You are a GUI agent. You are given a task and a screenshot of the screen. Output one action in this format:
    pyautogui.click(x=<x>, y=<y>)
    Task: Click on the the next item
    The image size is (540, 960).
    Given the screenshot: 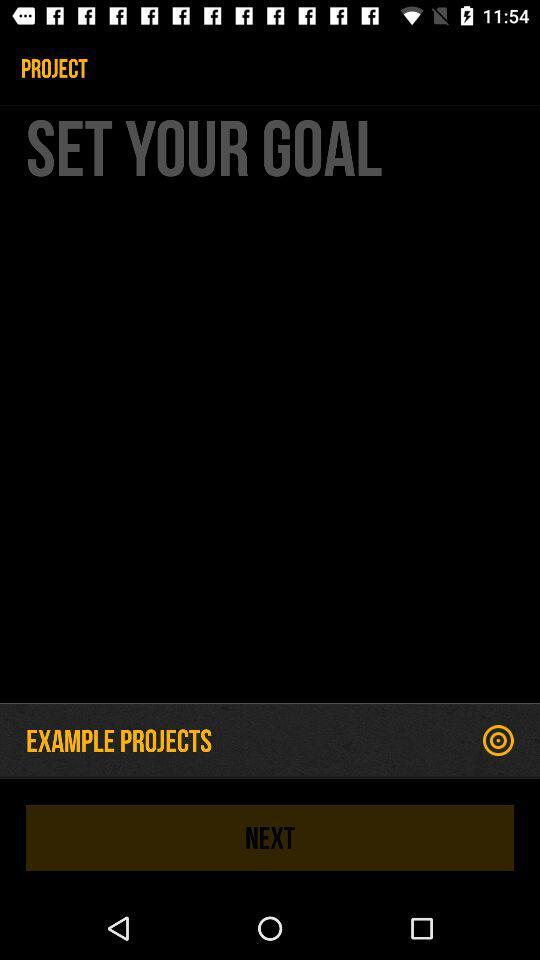 What is the action you would take?
    pyautogui.click(x=270, y=837)
    